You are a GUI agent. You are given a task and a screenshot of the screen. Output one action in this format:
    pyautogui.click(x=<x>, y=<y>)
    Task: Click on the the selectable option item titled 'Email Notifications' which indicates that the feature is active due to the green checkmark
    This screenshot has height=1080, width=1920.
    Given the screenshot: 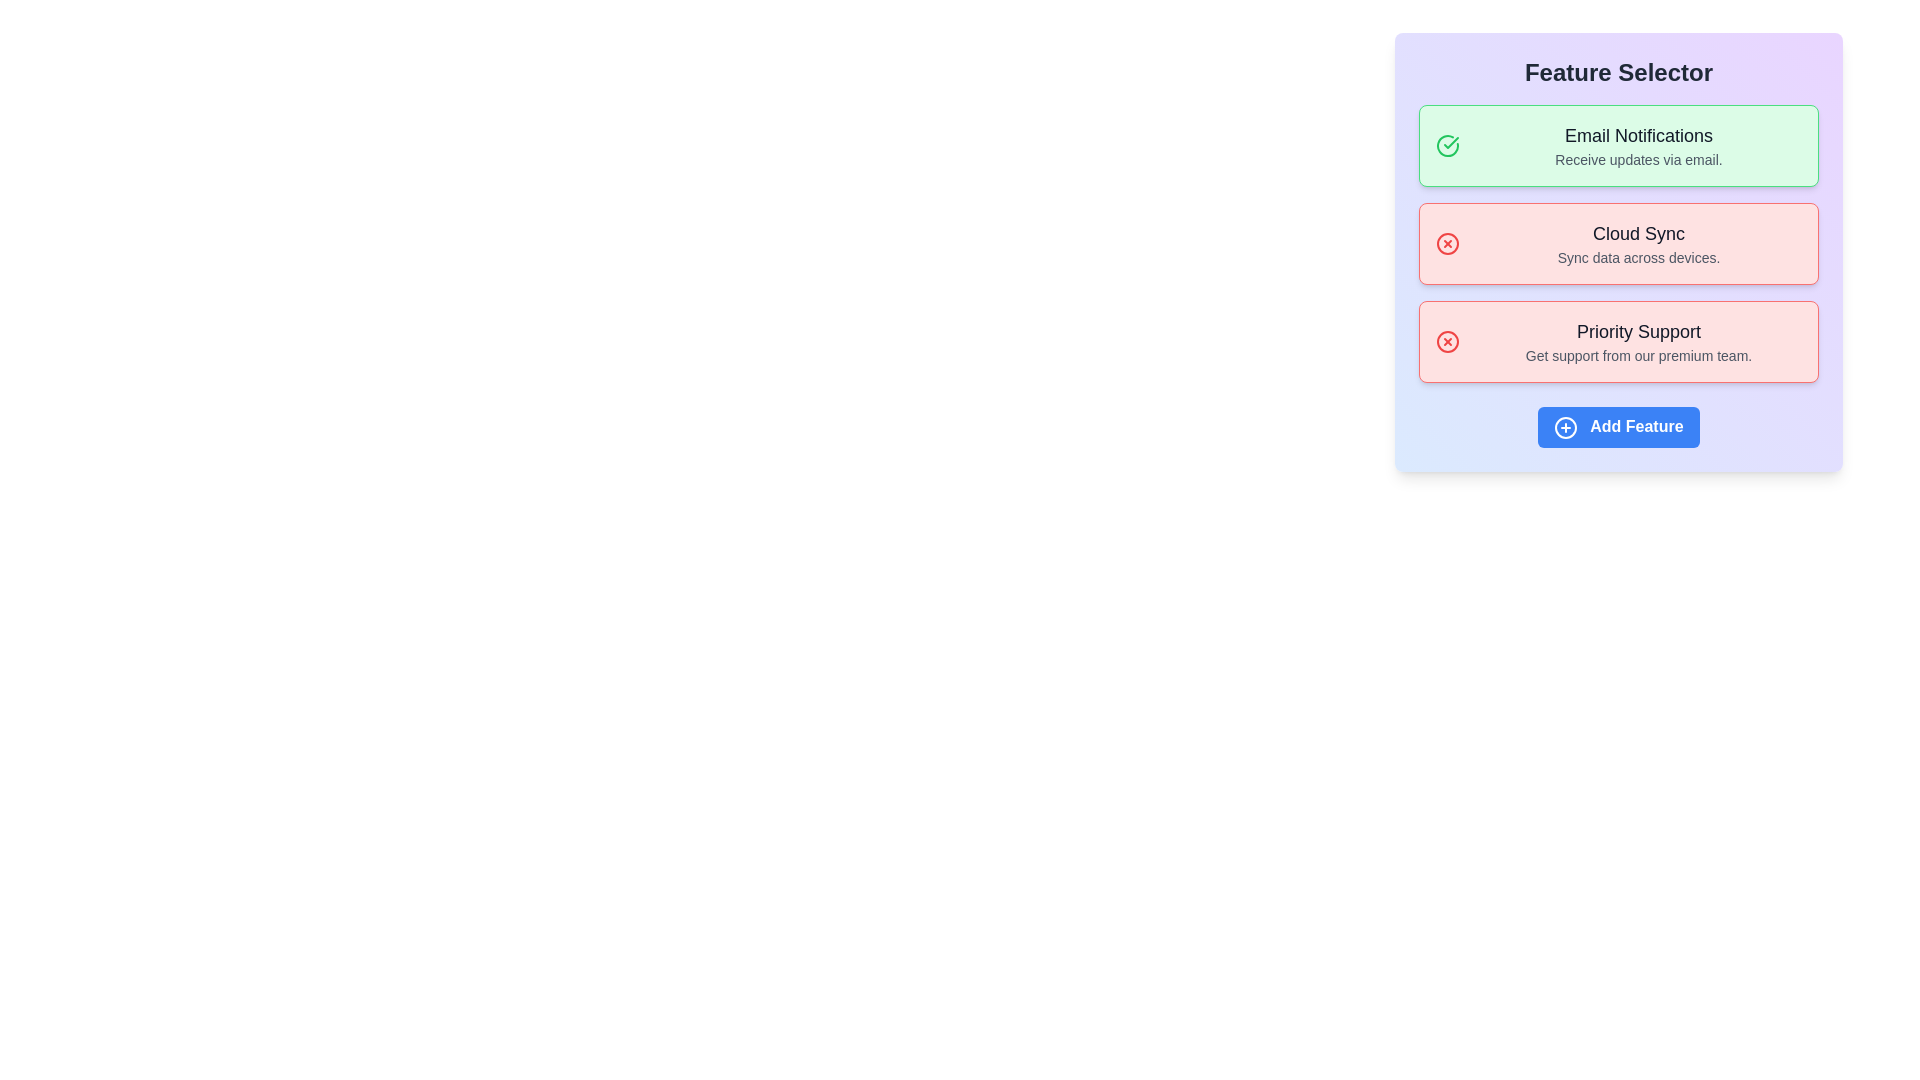 What is the action you would take?
    pyautogui.click(x=1618, y=145)
    